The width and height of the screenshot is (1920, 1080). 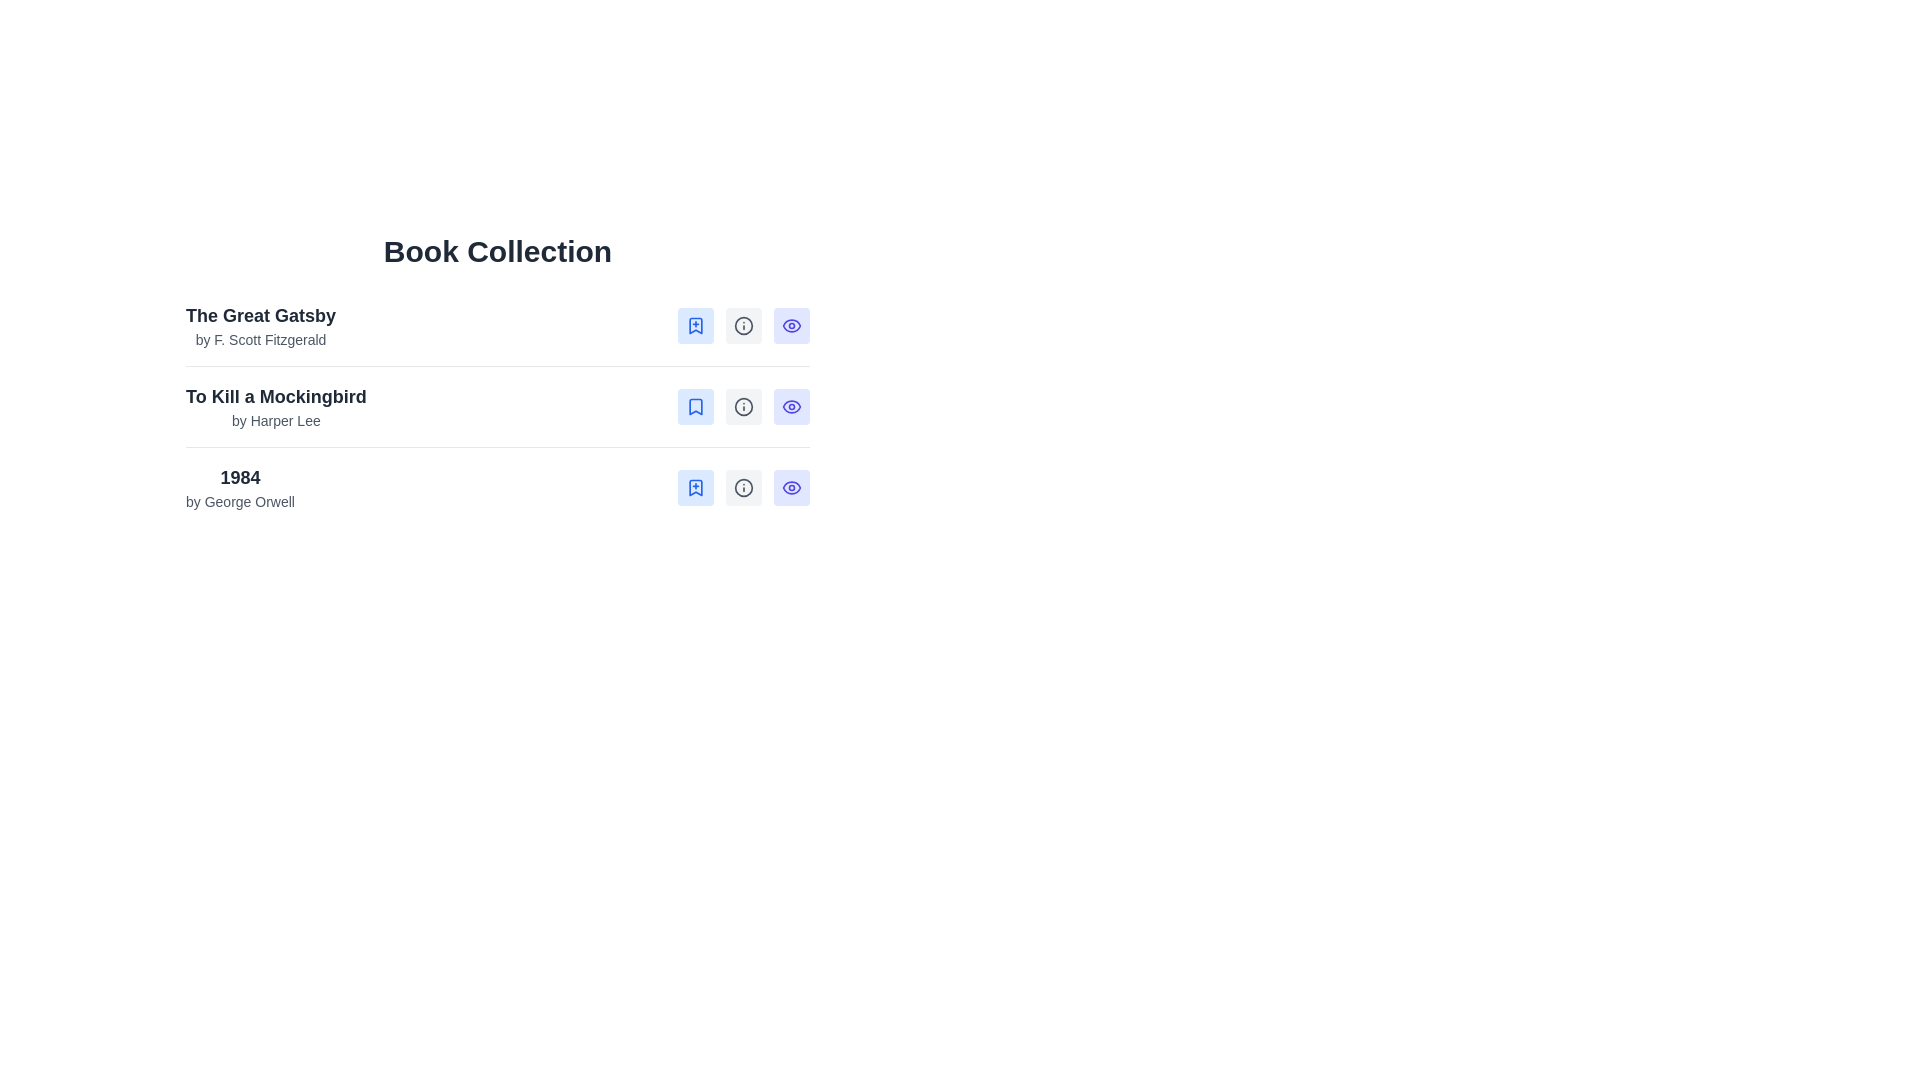 I want to click on the eye-shaped icon representing visibility or preview functionality for the book 'To Kill a Mockingbird', so click(x=791, y=406).